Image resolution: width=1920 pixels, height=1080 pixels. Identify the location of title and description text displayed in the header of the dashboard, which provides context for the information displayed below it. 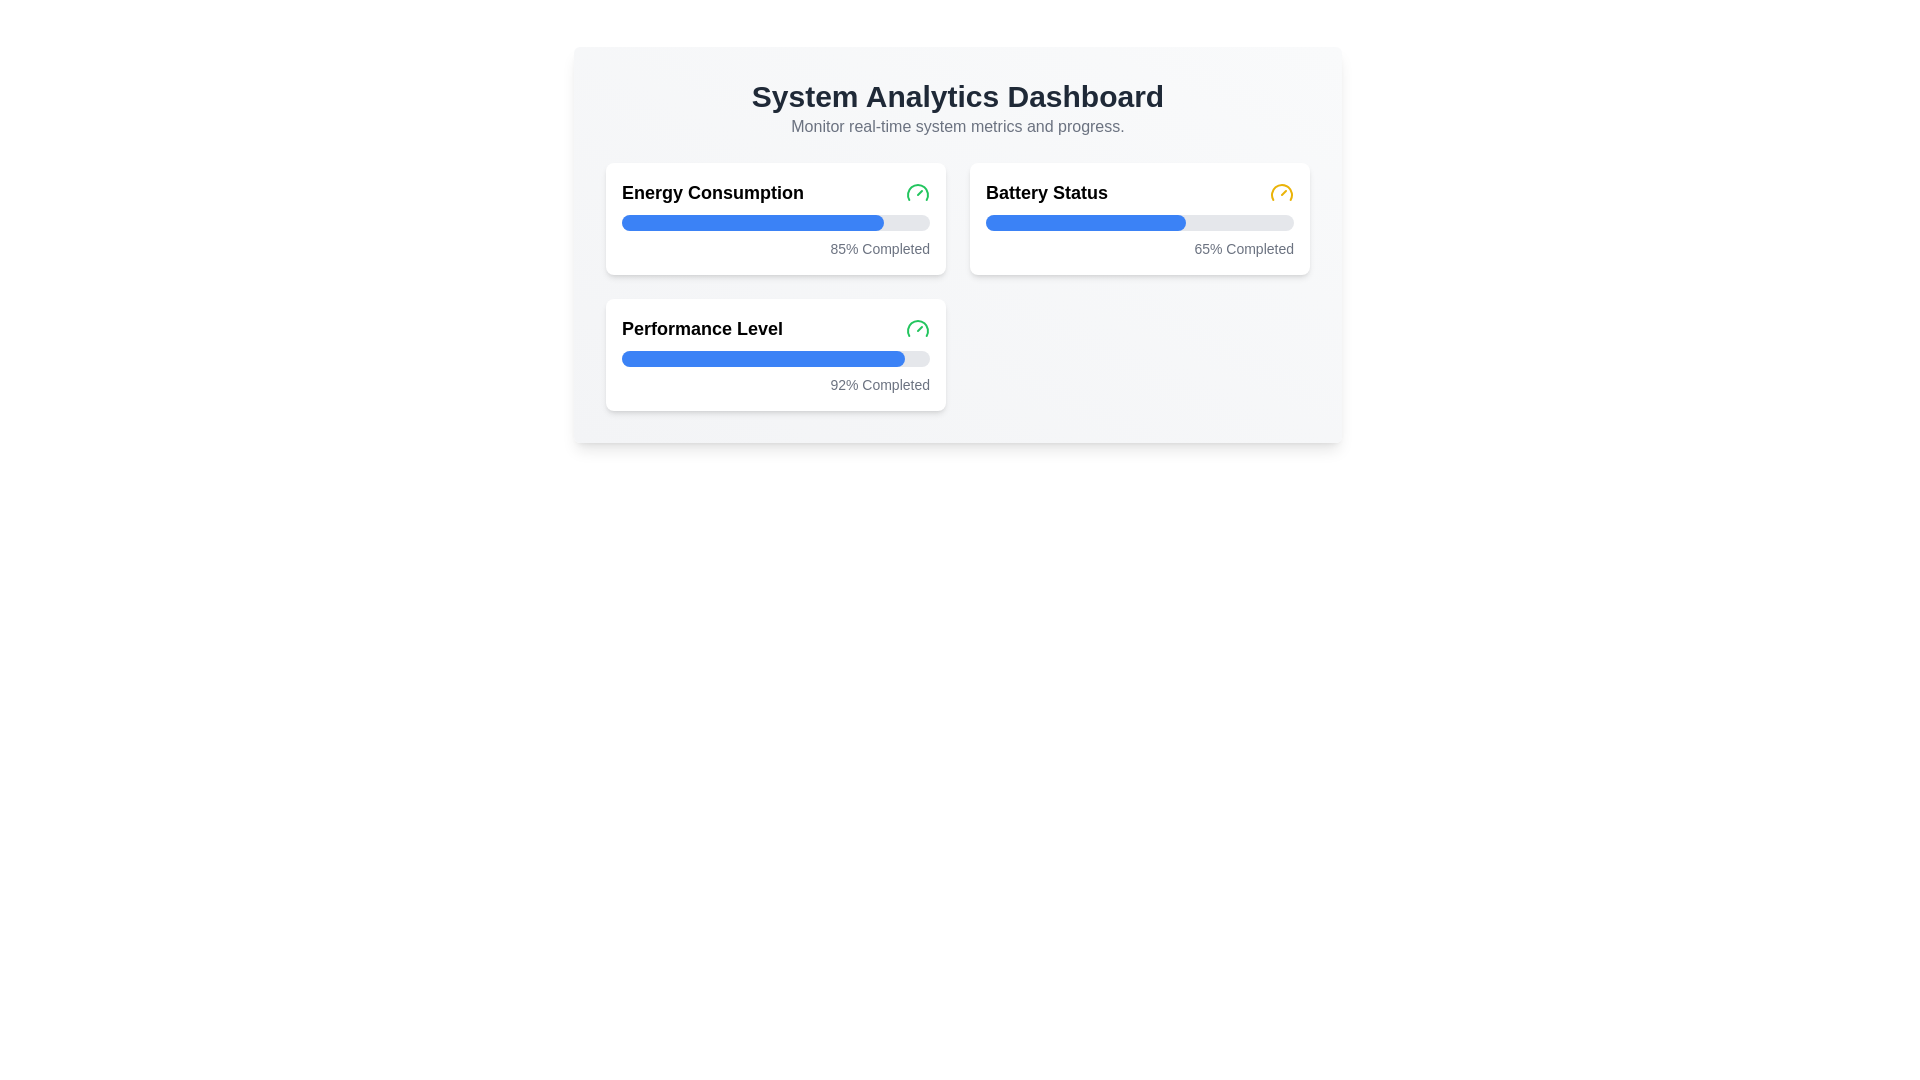
(957, 108).